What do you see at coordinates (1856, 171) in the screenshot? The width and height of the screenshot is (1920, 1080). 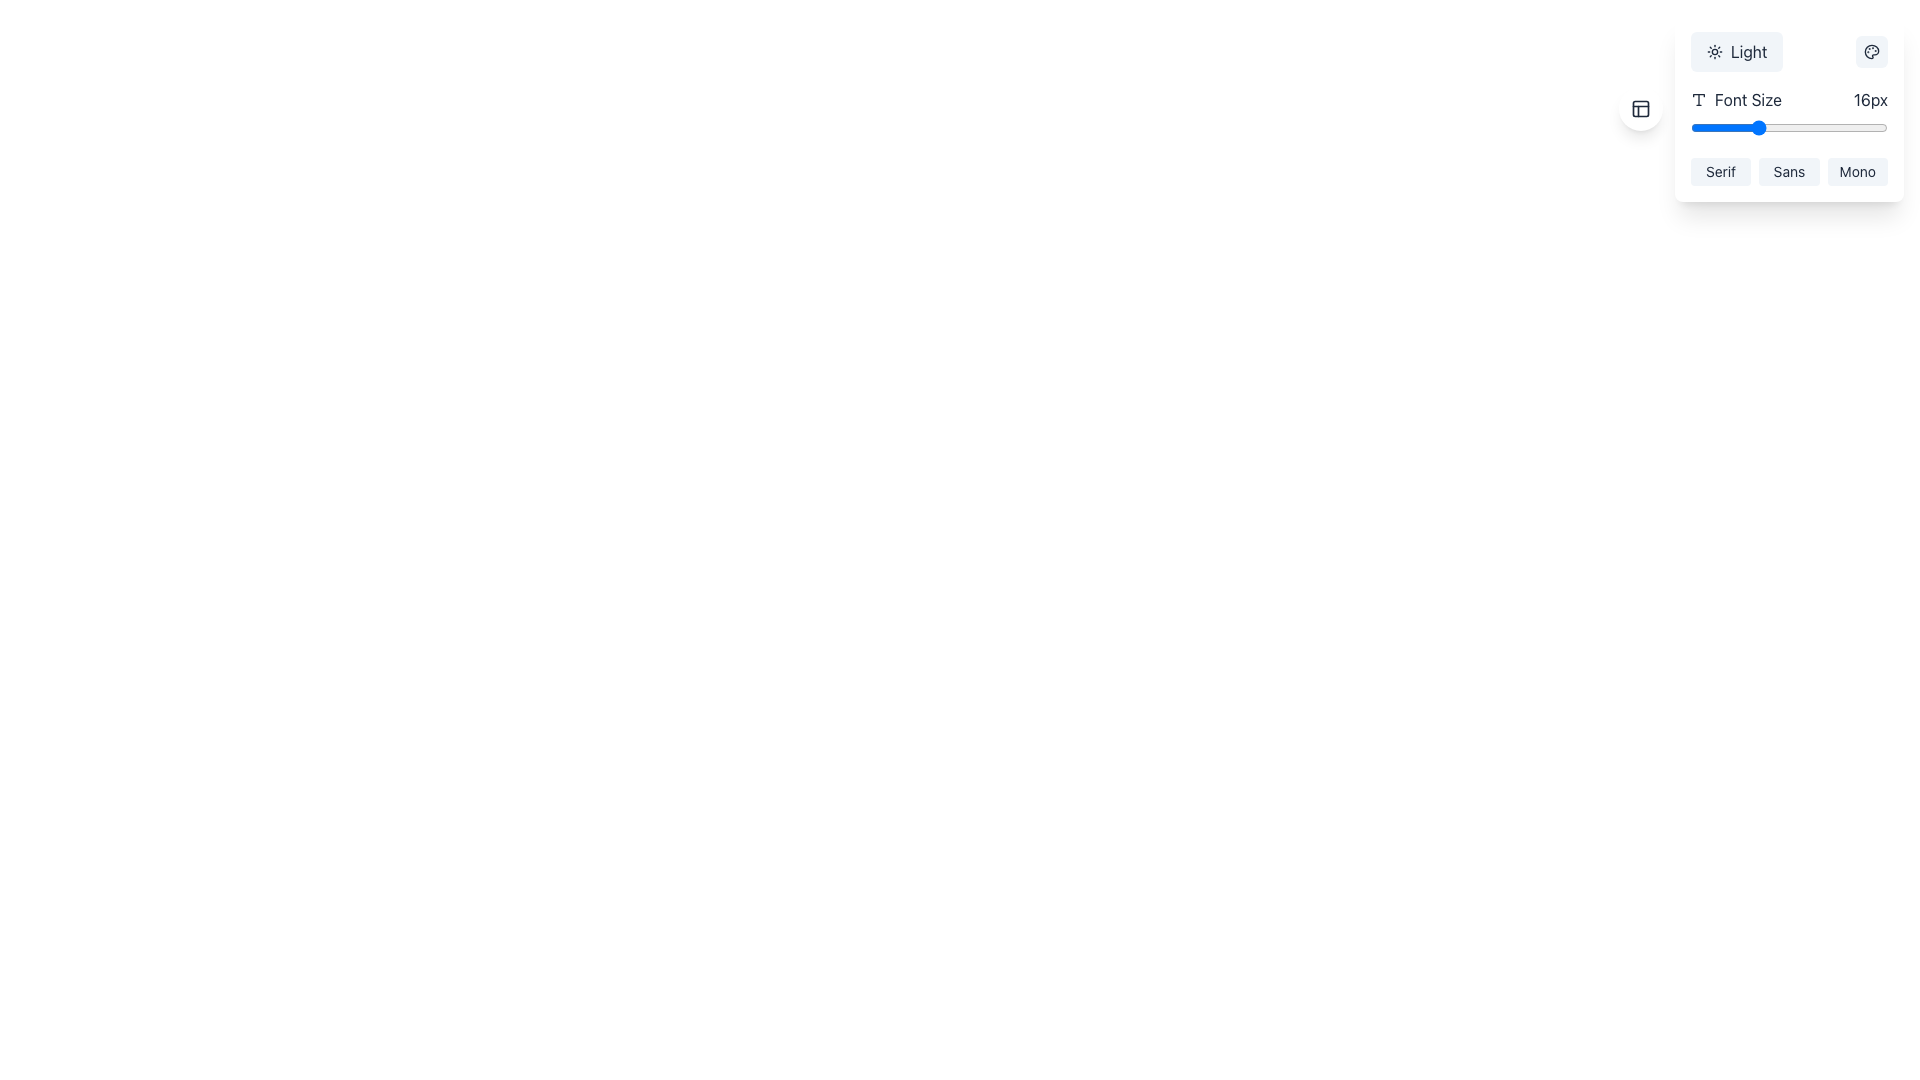 I see `the 'Mono' button, which has a light gray background and features the text 'Mono' centered within a small, rounded shape` at bounding box center [1856, 171].